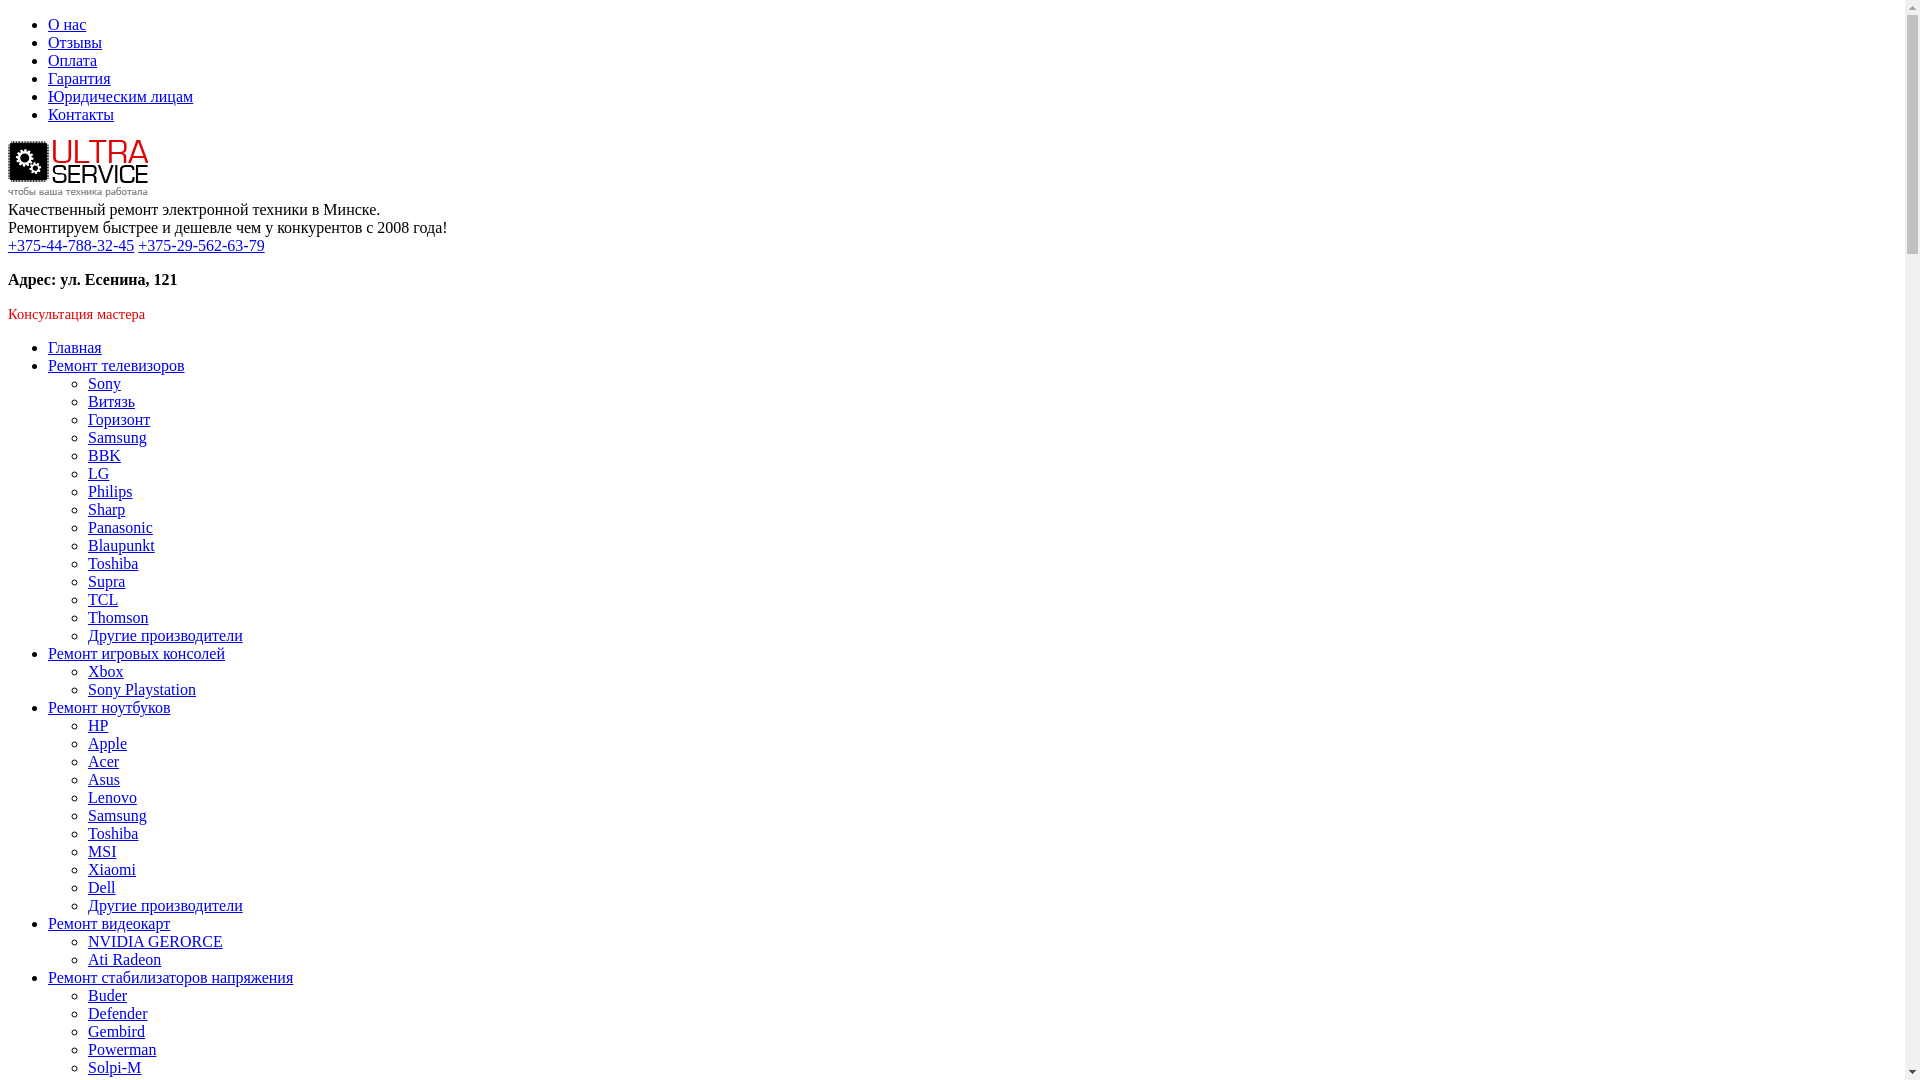 This screenshot has width=1920, height=1080. I want to click on 'Philips', so click(109, 491).